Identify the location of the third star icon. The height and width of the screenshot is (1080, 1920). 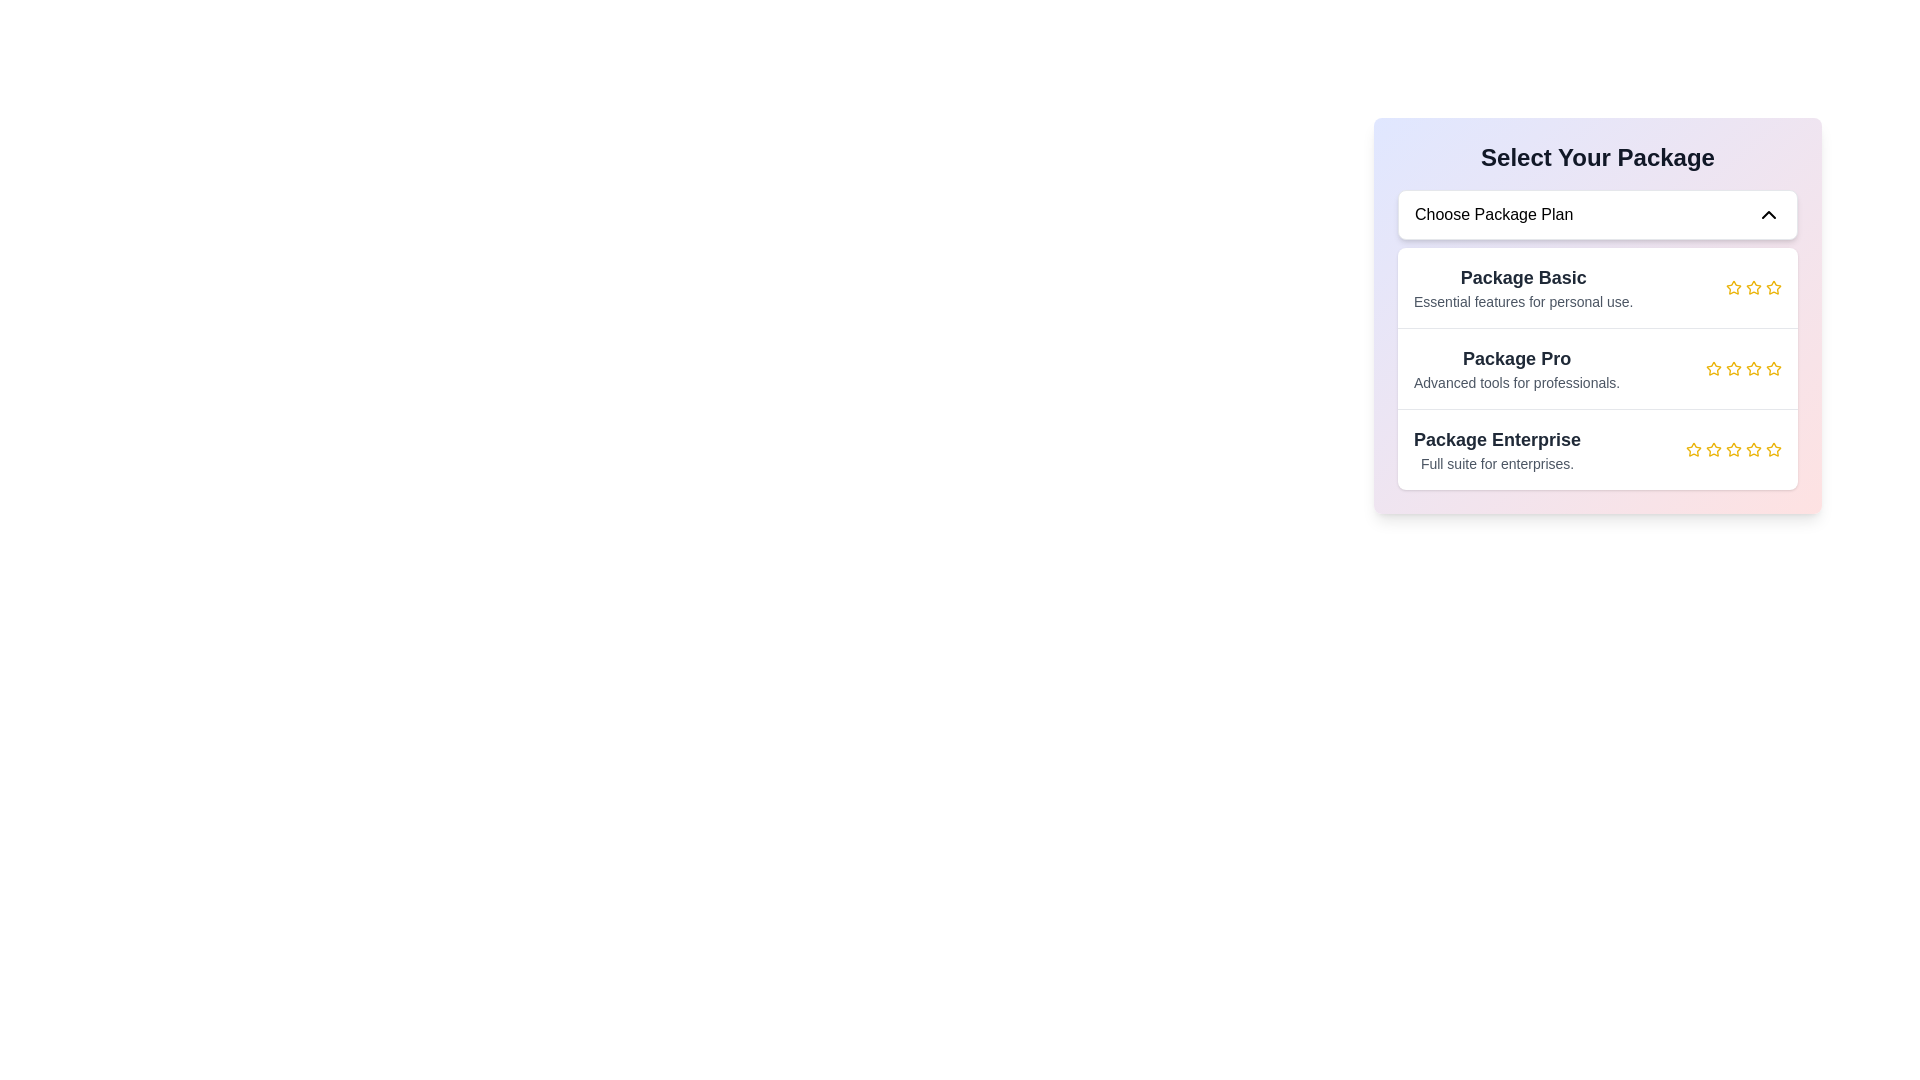
(1732, 369).